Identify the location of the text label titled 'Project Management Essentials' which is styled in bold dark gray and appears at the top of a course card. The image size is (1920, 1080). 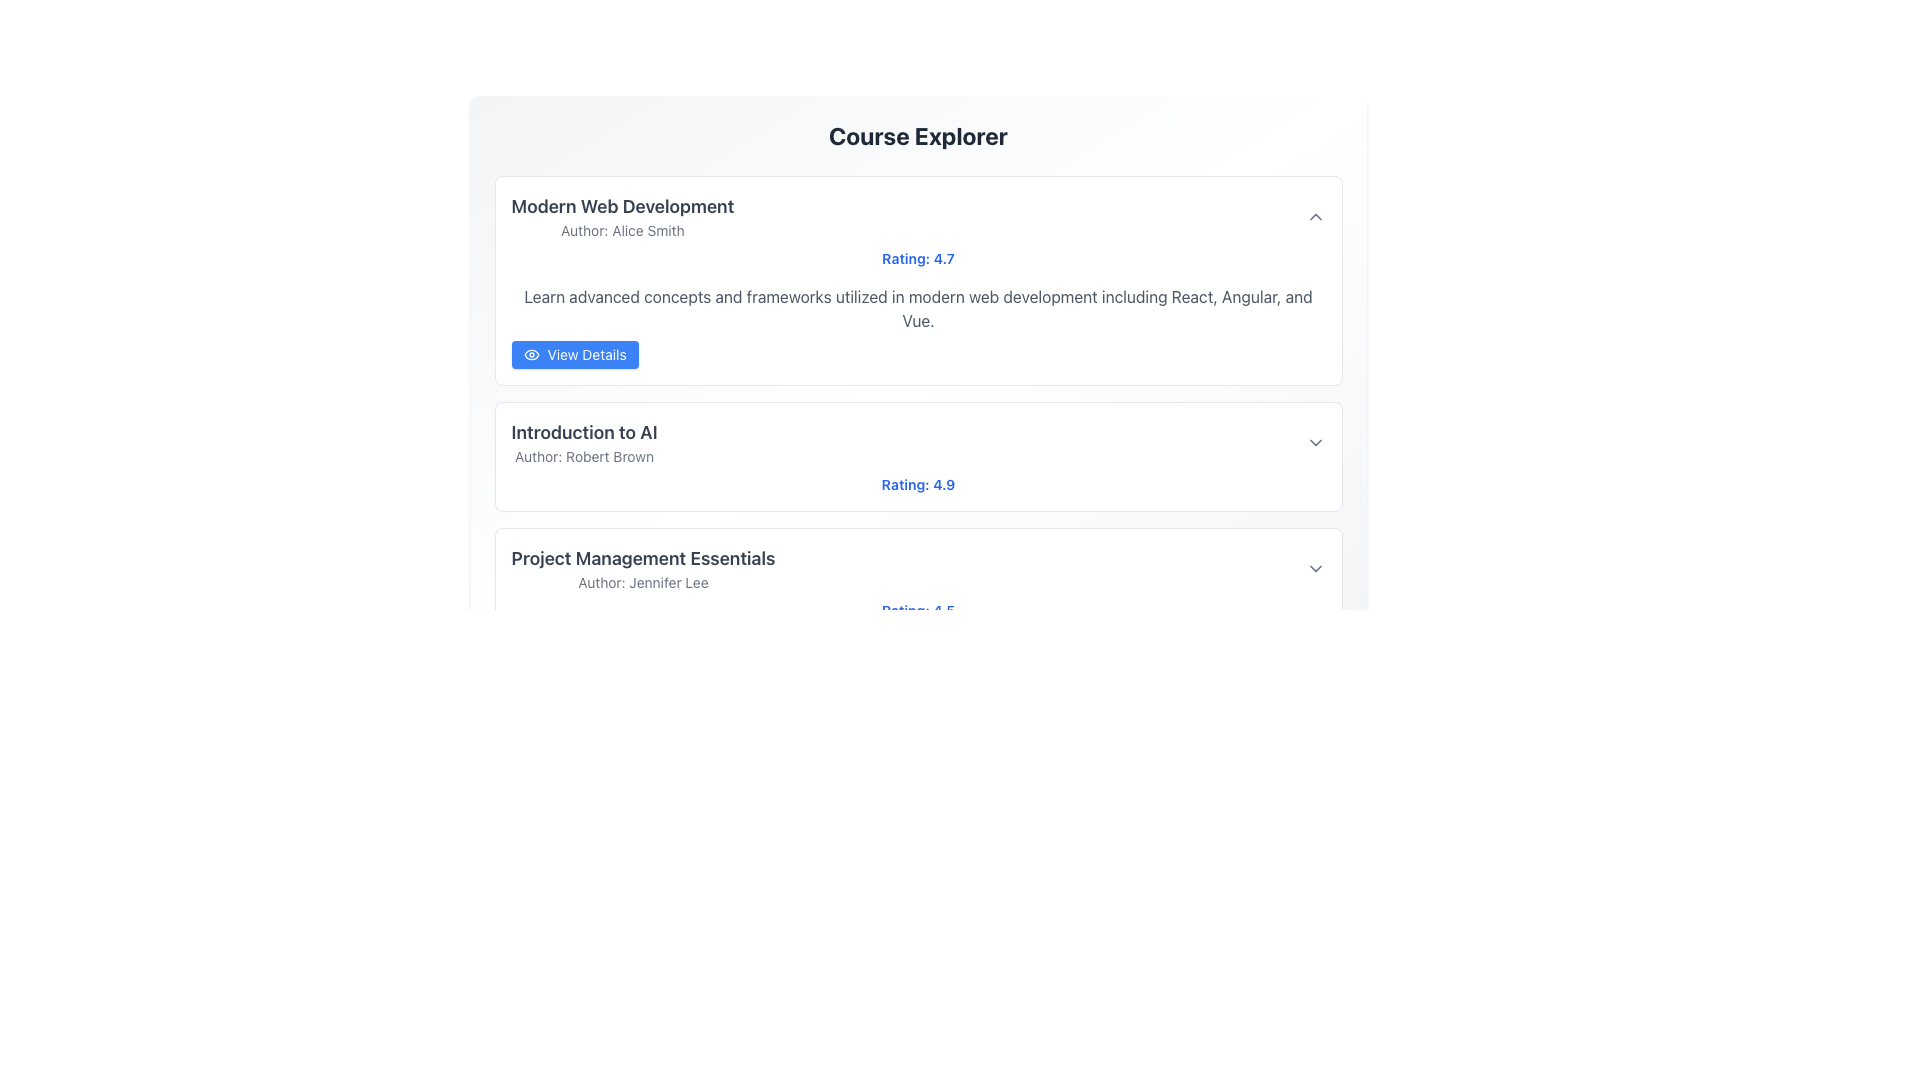
(643, 559).